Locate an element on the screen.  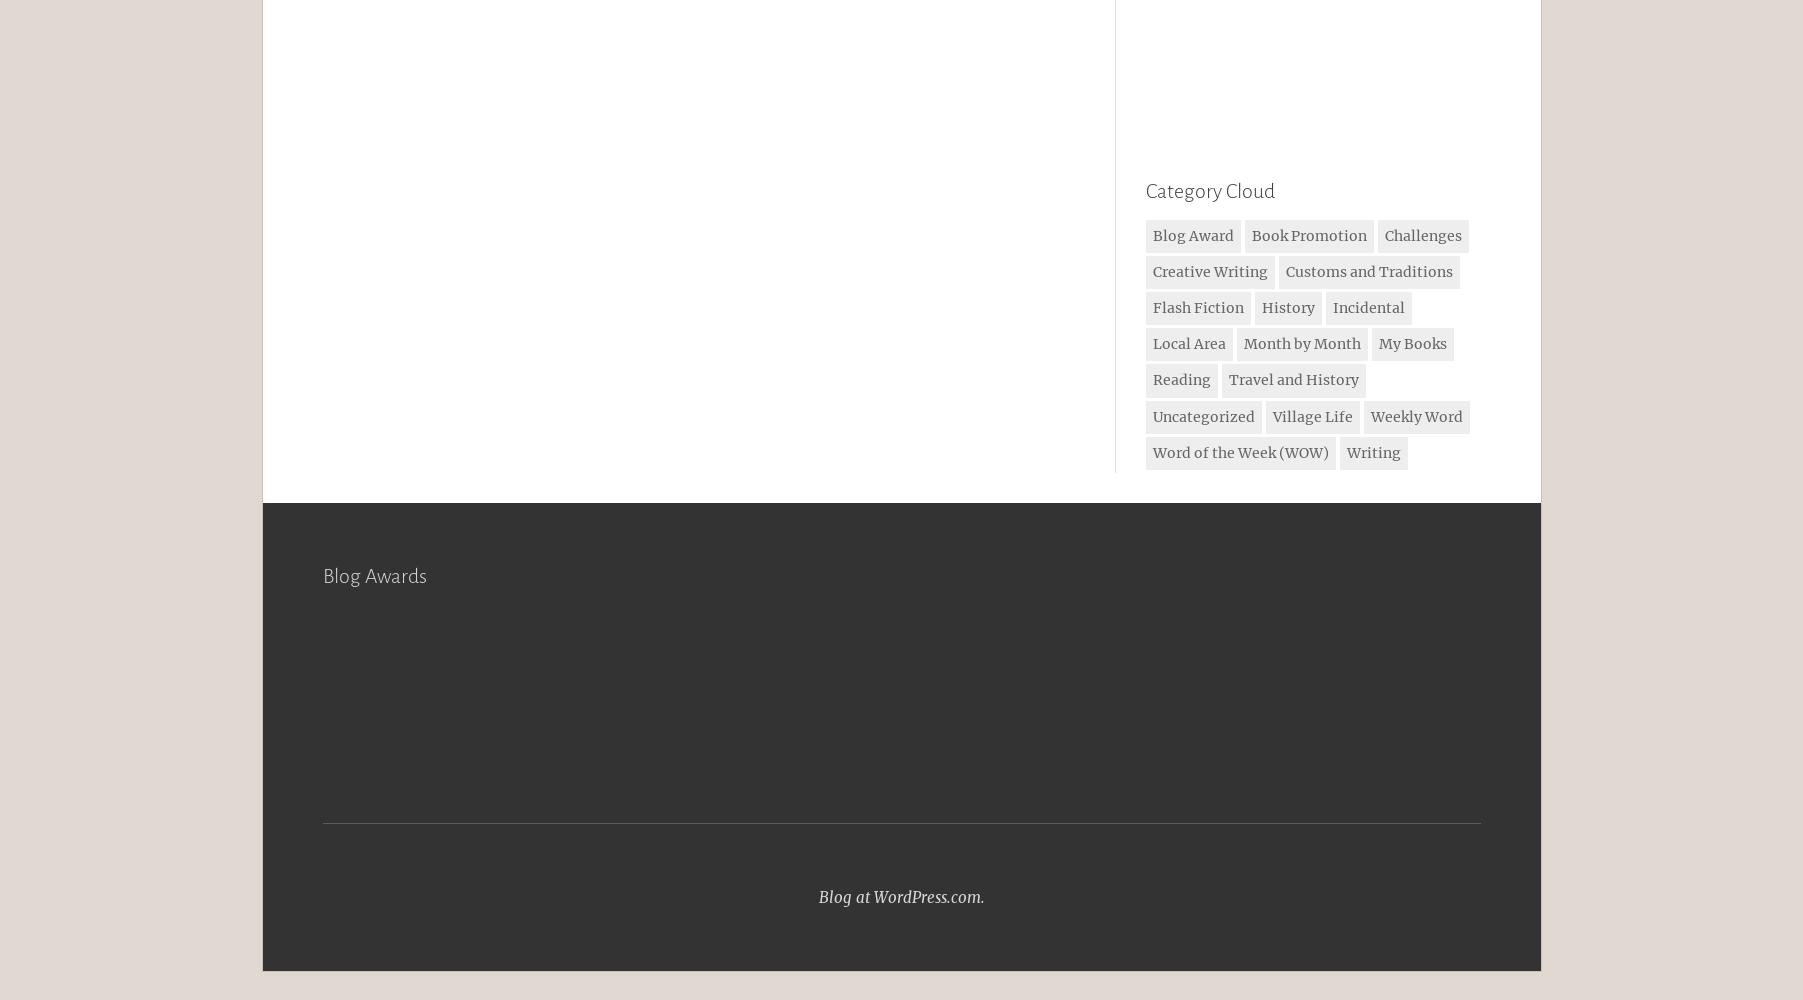
'Reading' is located at coordinates (1150, 380).